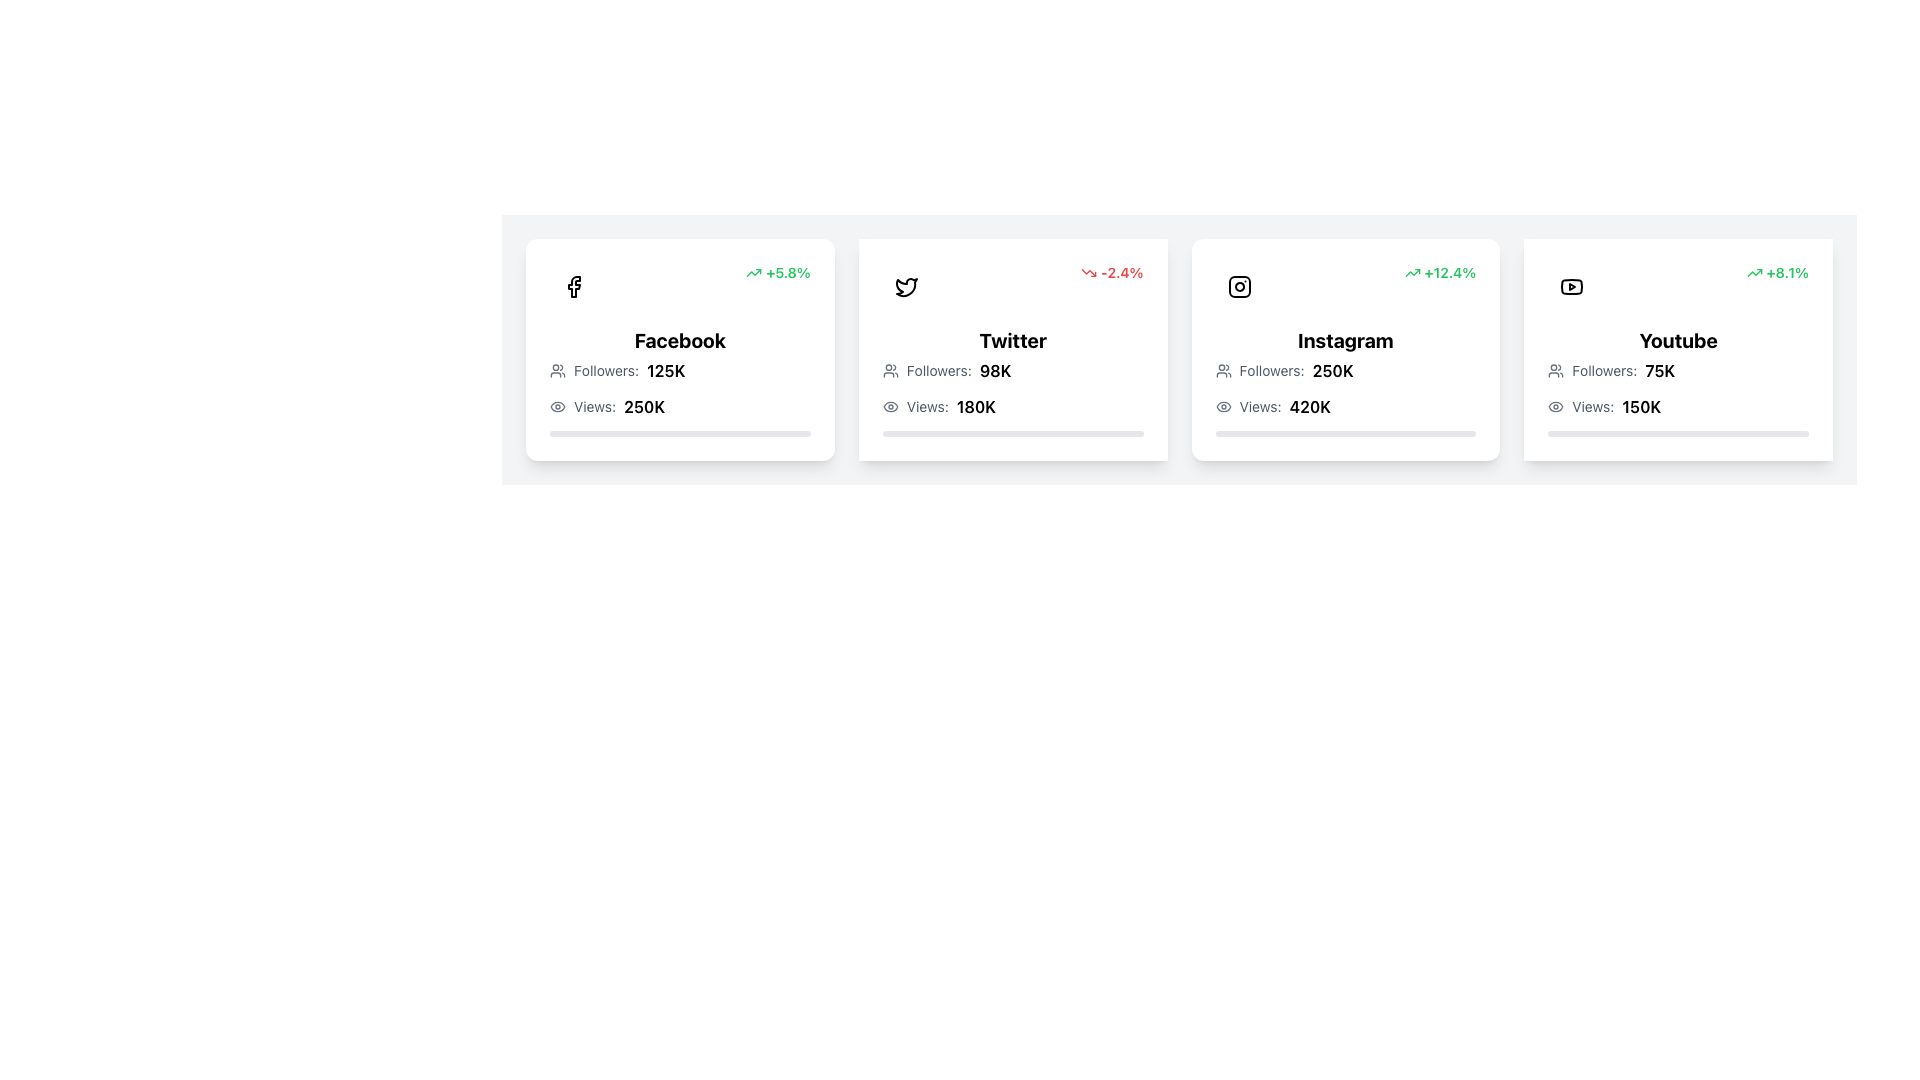  What do you see at coordinates (1310, 406) in the screenshot?
I see `the total view count text element located within the third metrics card of the Instagram metrics summary, which follows the label 'Views:'` at bounding box center [1310, 406].